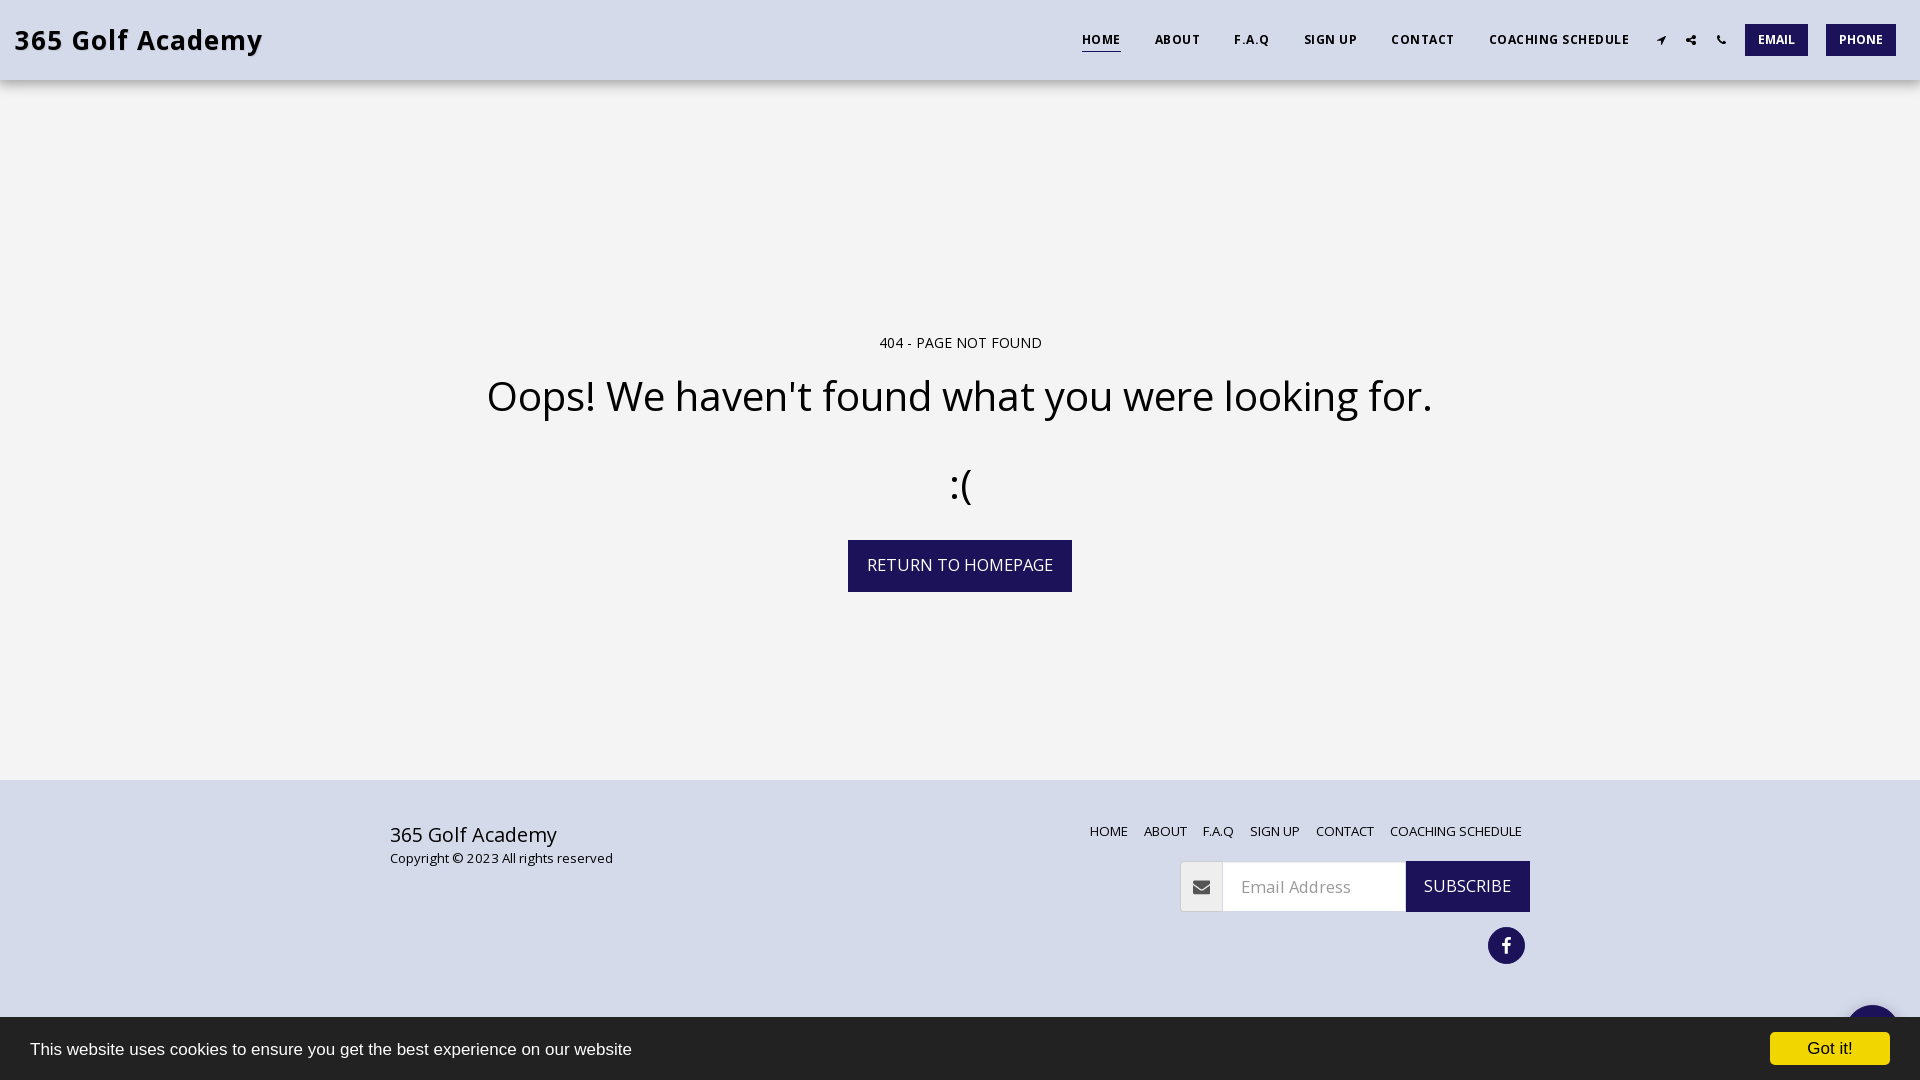 Image resolution: width=1920 pixels, height=1080 pixels. Describe the element at coordinates (1660, 39) in the screenshot. I see `' '` at that location.